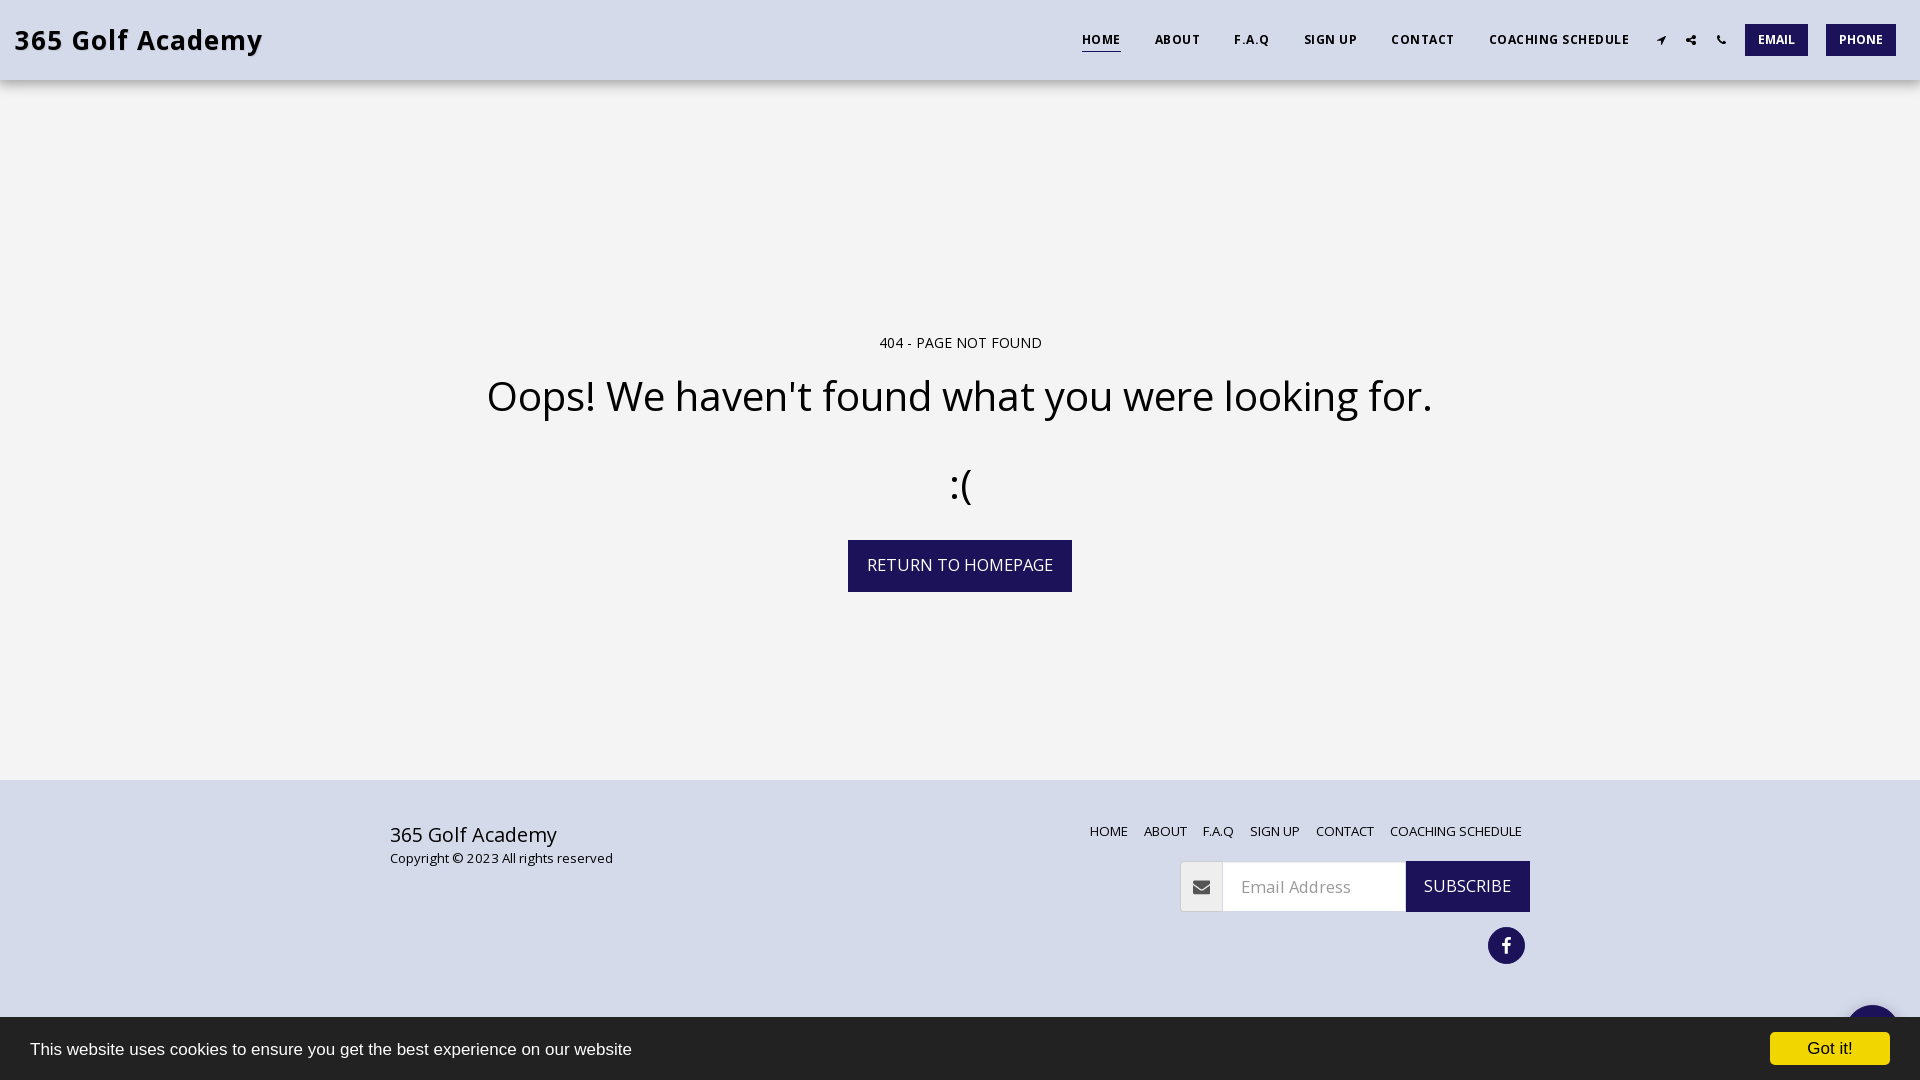 Image resolution: width=1920 pixels, height=1080 pixels. Describe the element at coordinates (1660, 39) in the screenshot. I see `' '` at that location.